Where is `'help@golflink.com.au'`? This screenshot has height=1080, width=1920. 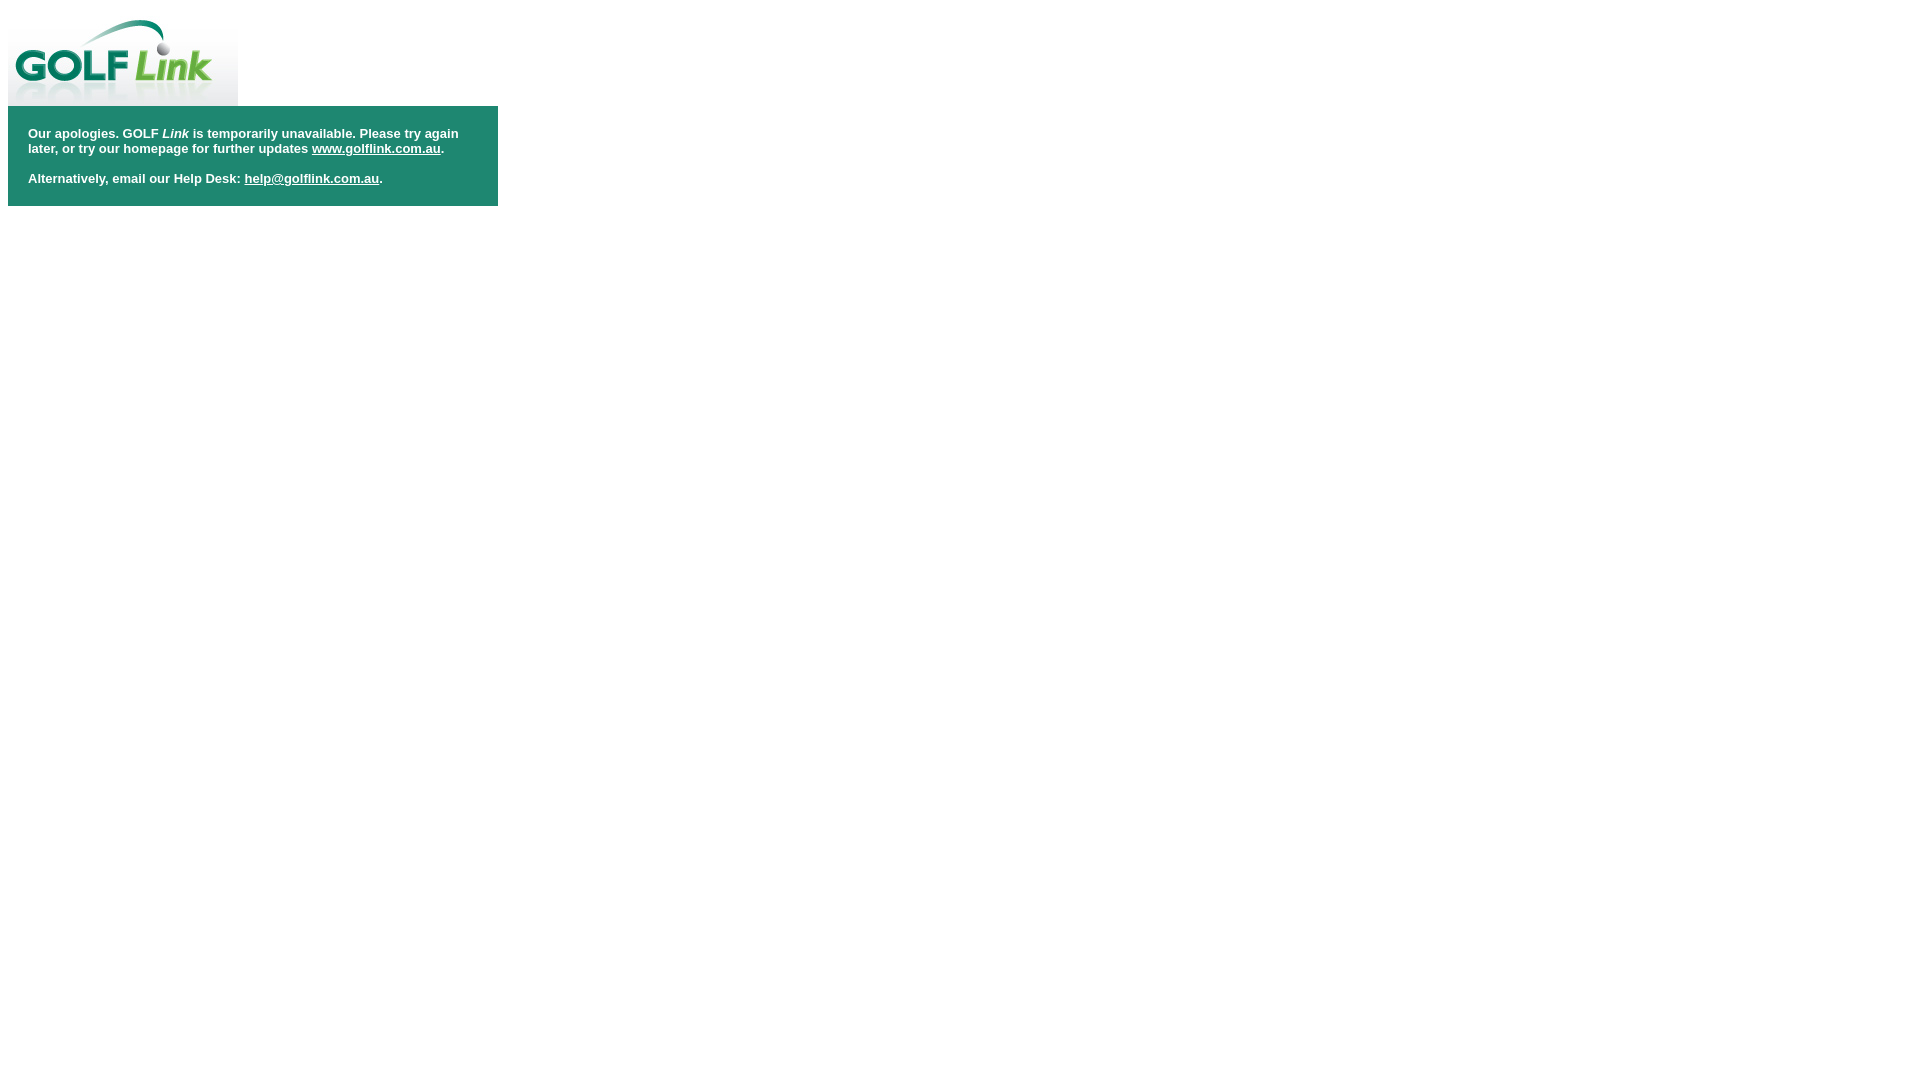 'help@golflink.com.au' is located at coordinates (310, 177).